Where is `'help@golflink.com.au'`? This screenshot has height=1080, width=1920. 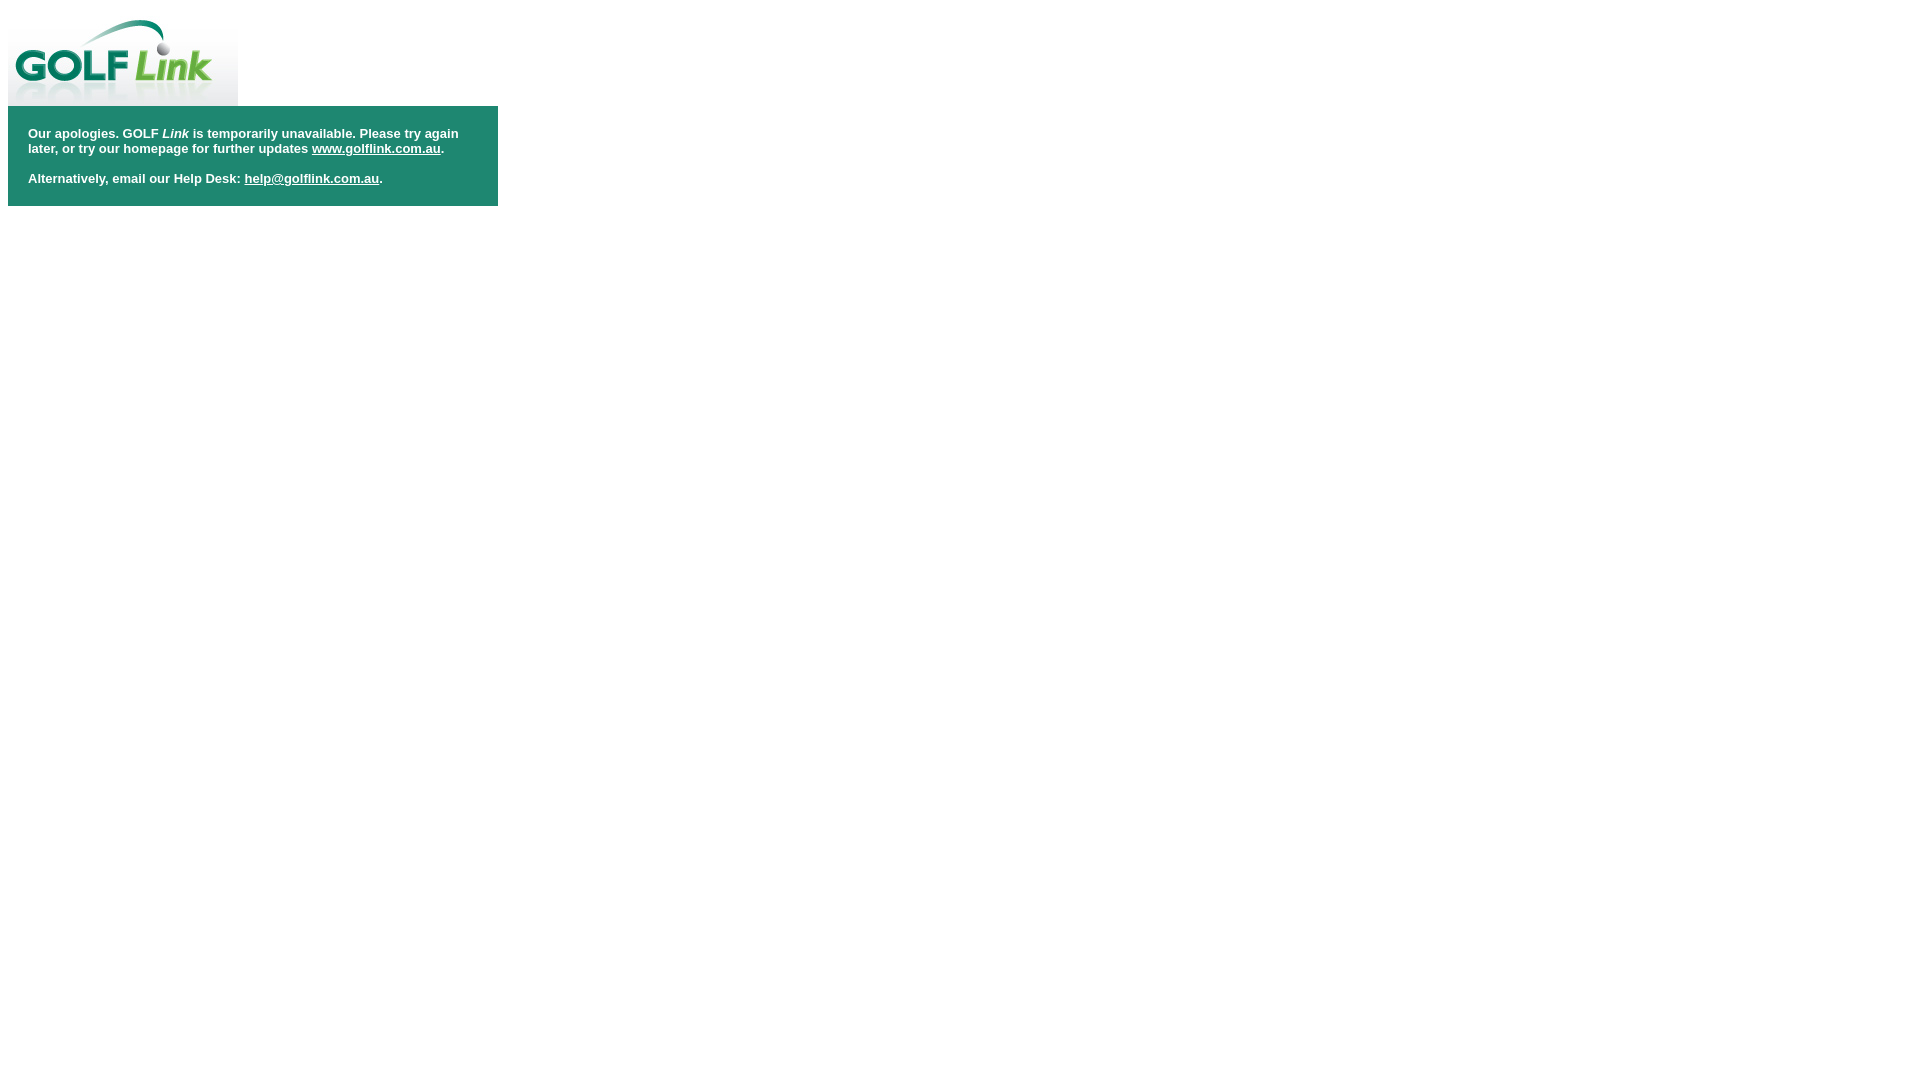 'help@golflink.com.au' is located at coordinates (310, 177).